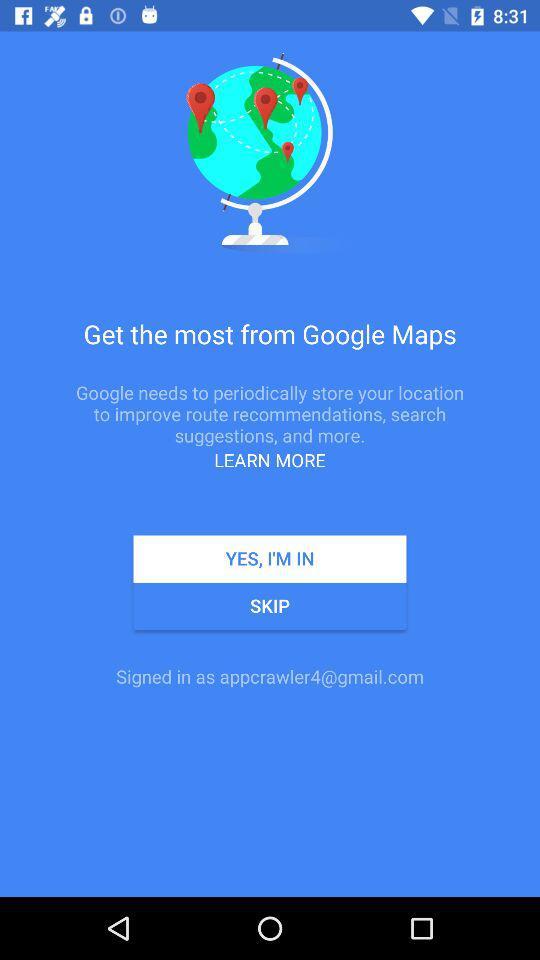  I want to click on the item below the yes i m, so click(270, 605).